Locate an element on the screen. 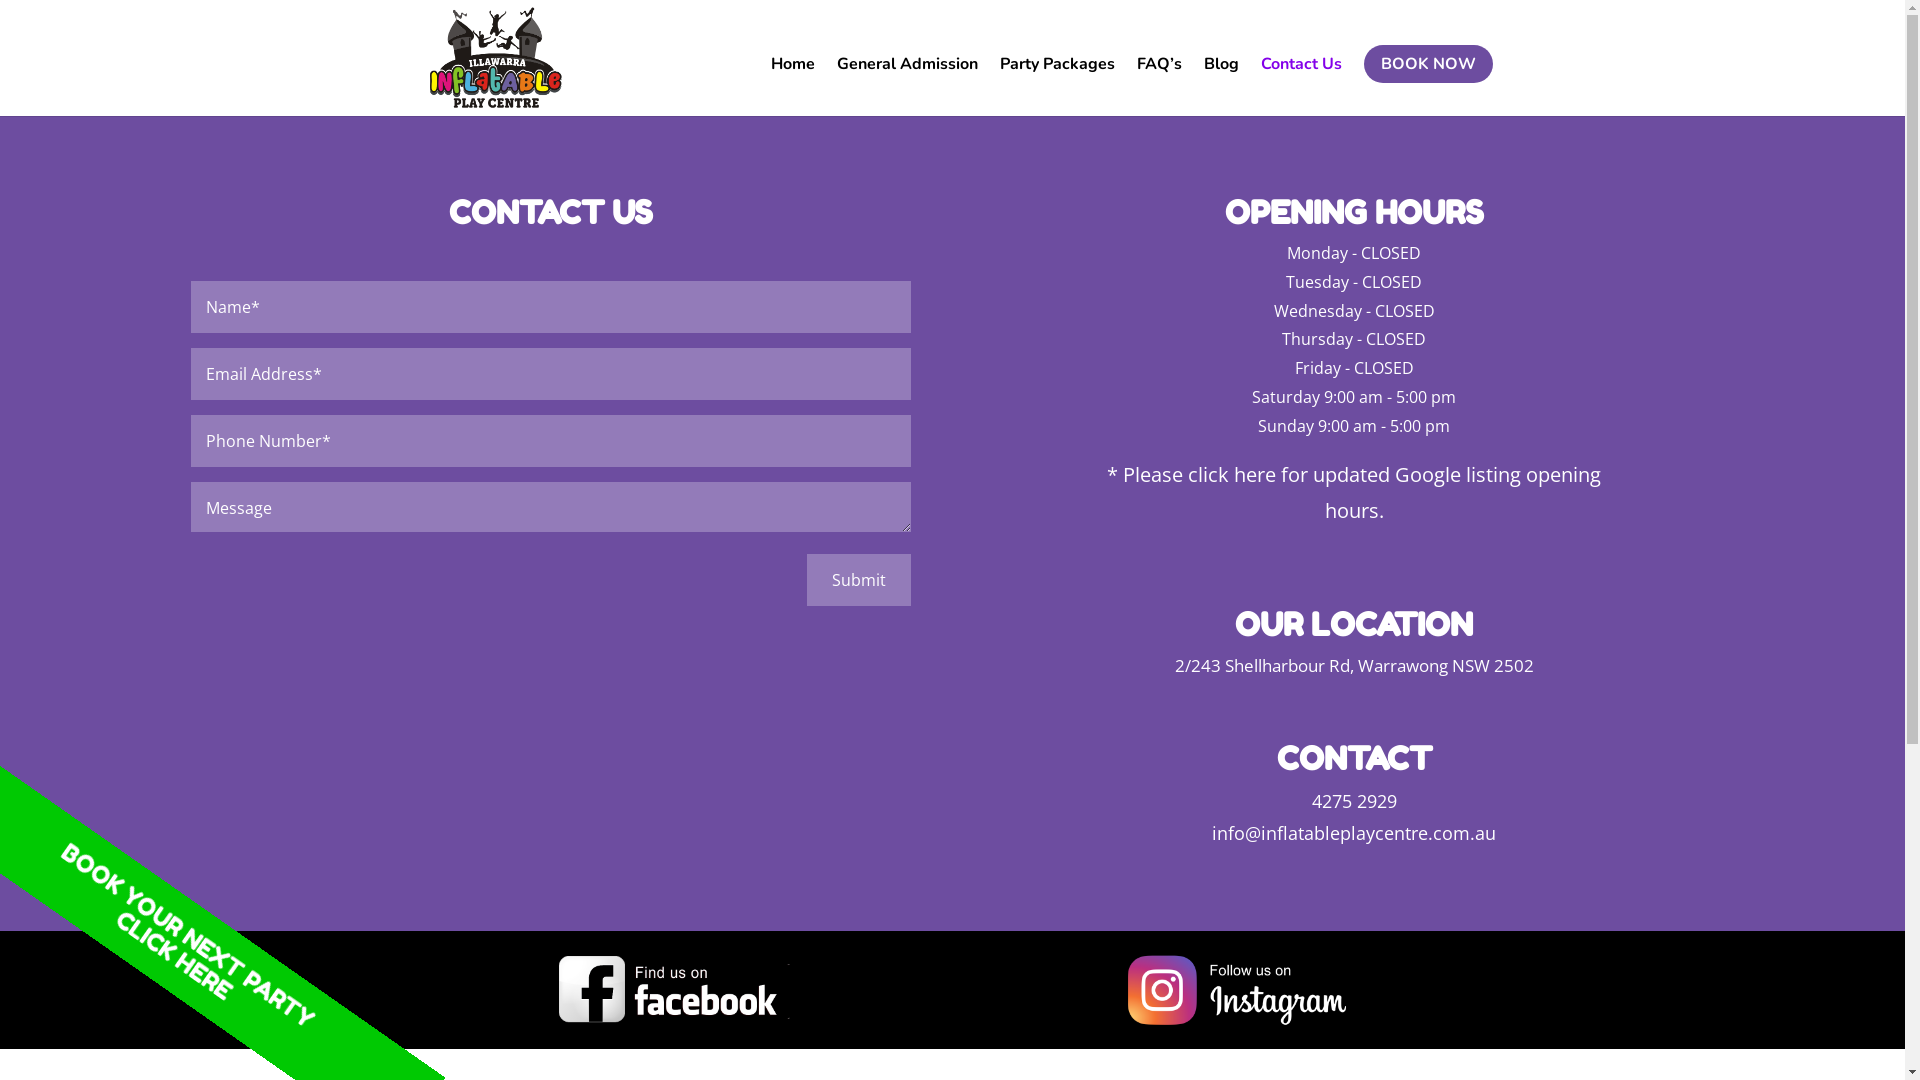 Image resolution: width=1920 pixels, height=1080 pixels. 'Blog' is located at coordinates (1220, 85).